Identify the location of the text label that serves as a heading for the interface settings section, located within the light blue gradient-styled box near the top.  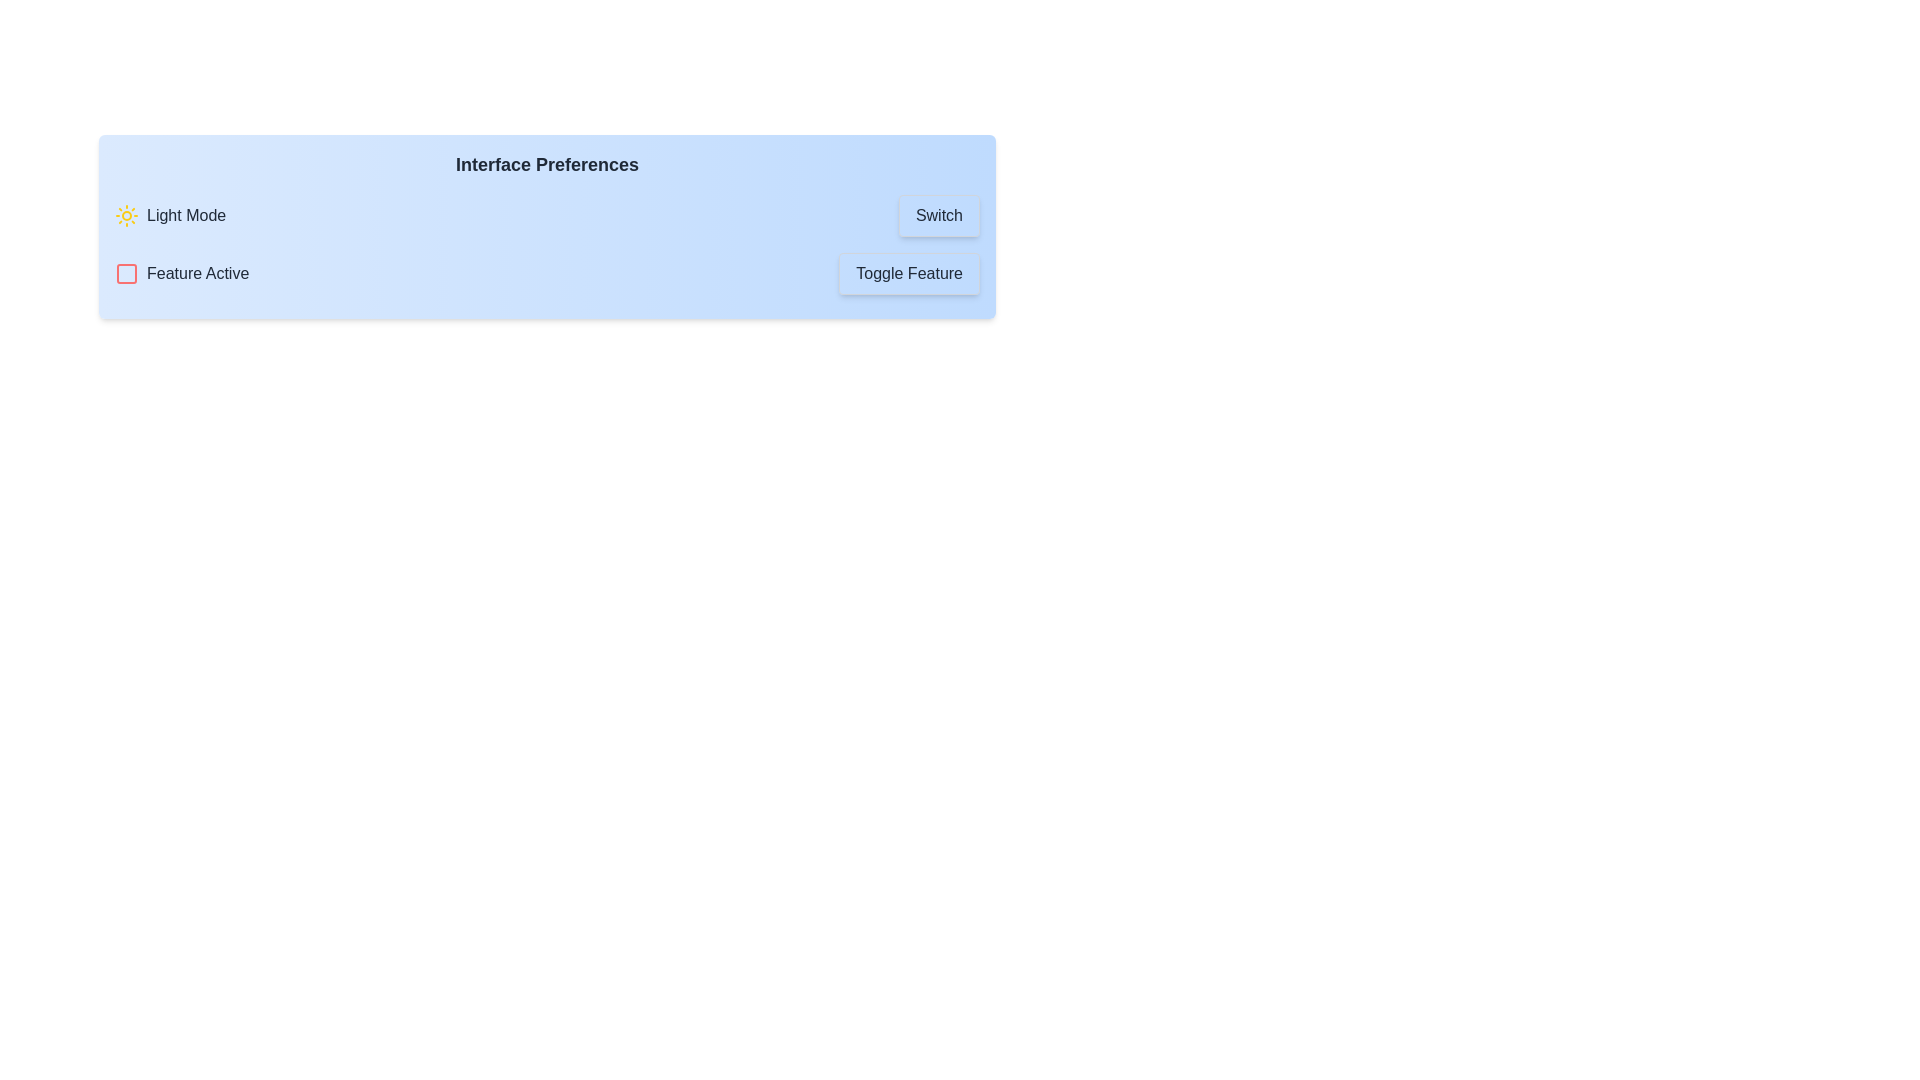
(547, 164).